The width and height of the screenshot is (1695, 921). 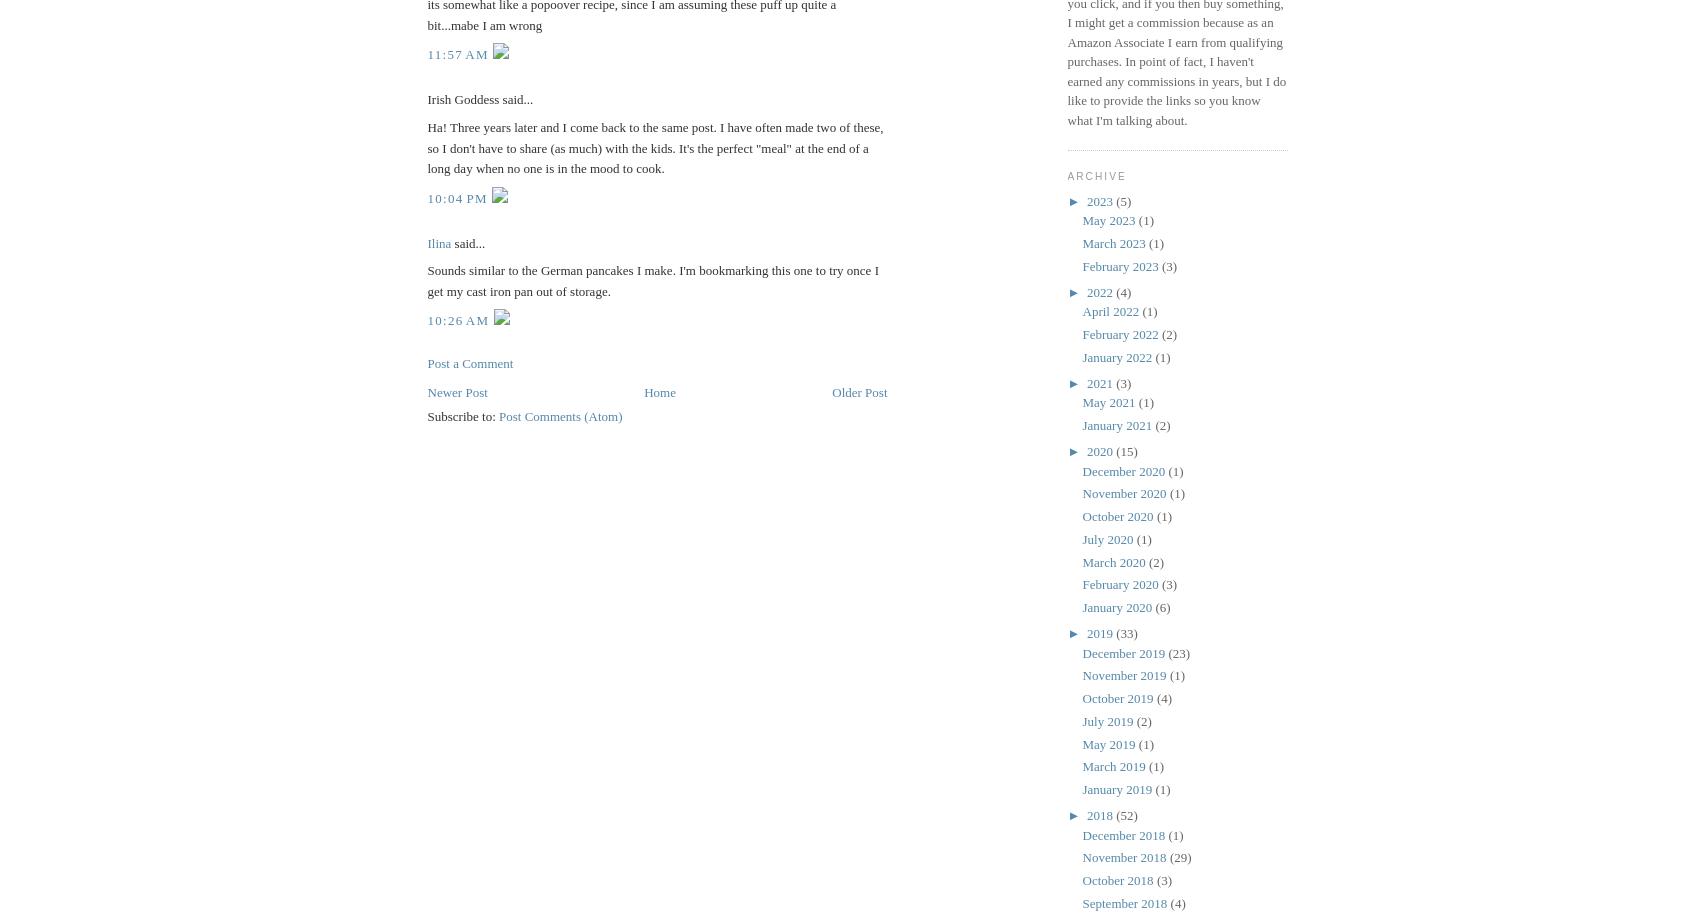 What do you see at coordinates (426, 363) in the screenshot?
I see `'Post a Comment'` at bounding box center [426, 363].